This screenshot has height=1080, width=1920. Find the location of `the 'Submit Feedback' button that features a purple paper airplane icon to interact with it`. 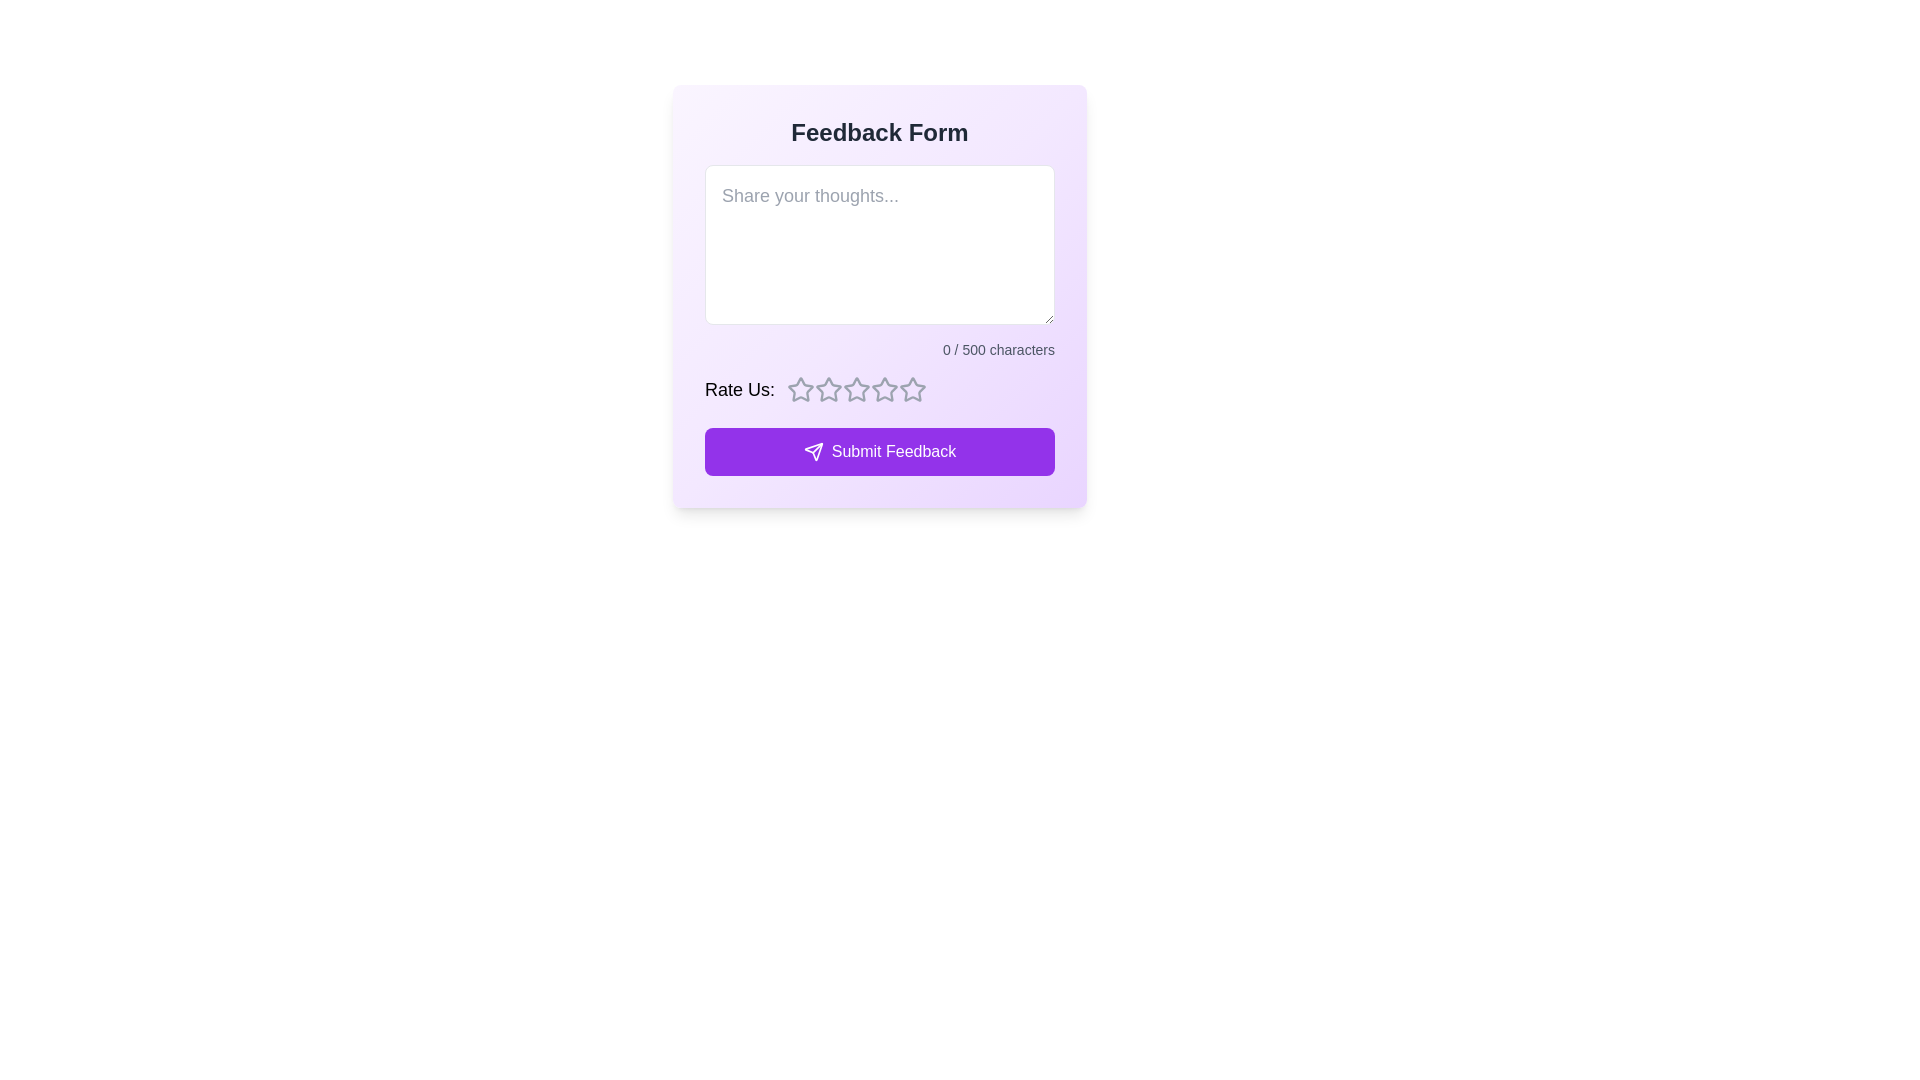

the 'Submit Feedback' button that features a purple paper airplane icon to interact with it is located at coordinates (813, 451).